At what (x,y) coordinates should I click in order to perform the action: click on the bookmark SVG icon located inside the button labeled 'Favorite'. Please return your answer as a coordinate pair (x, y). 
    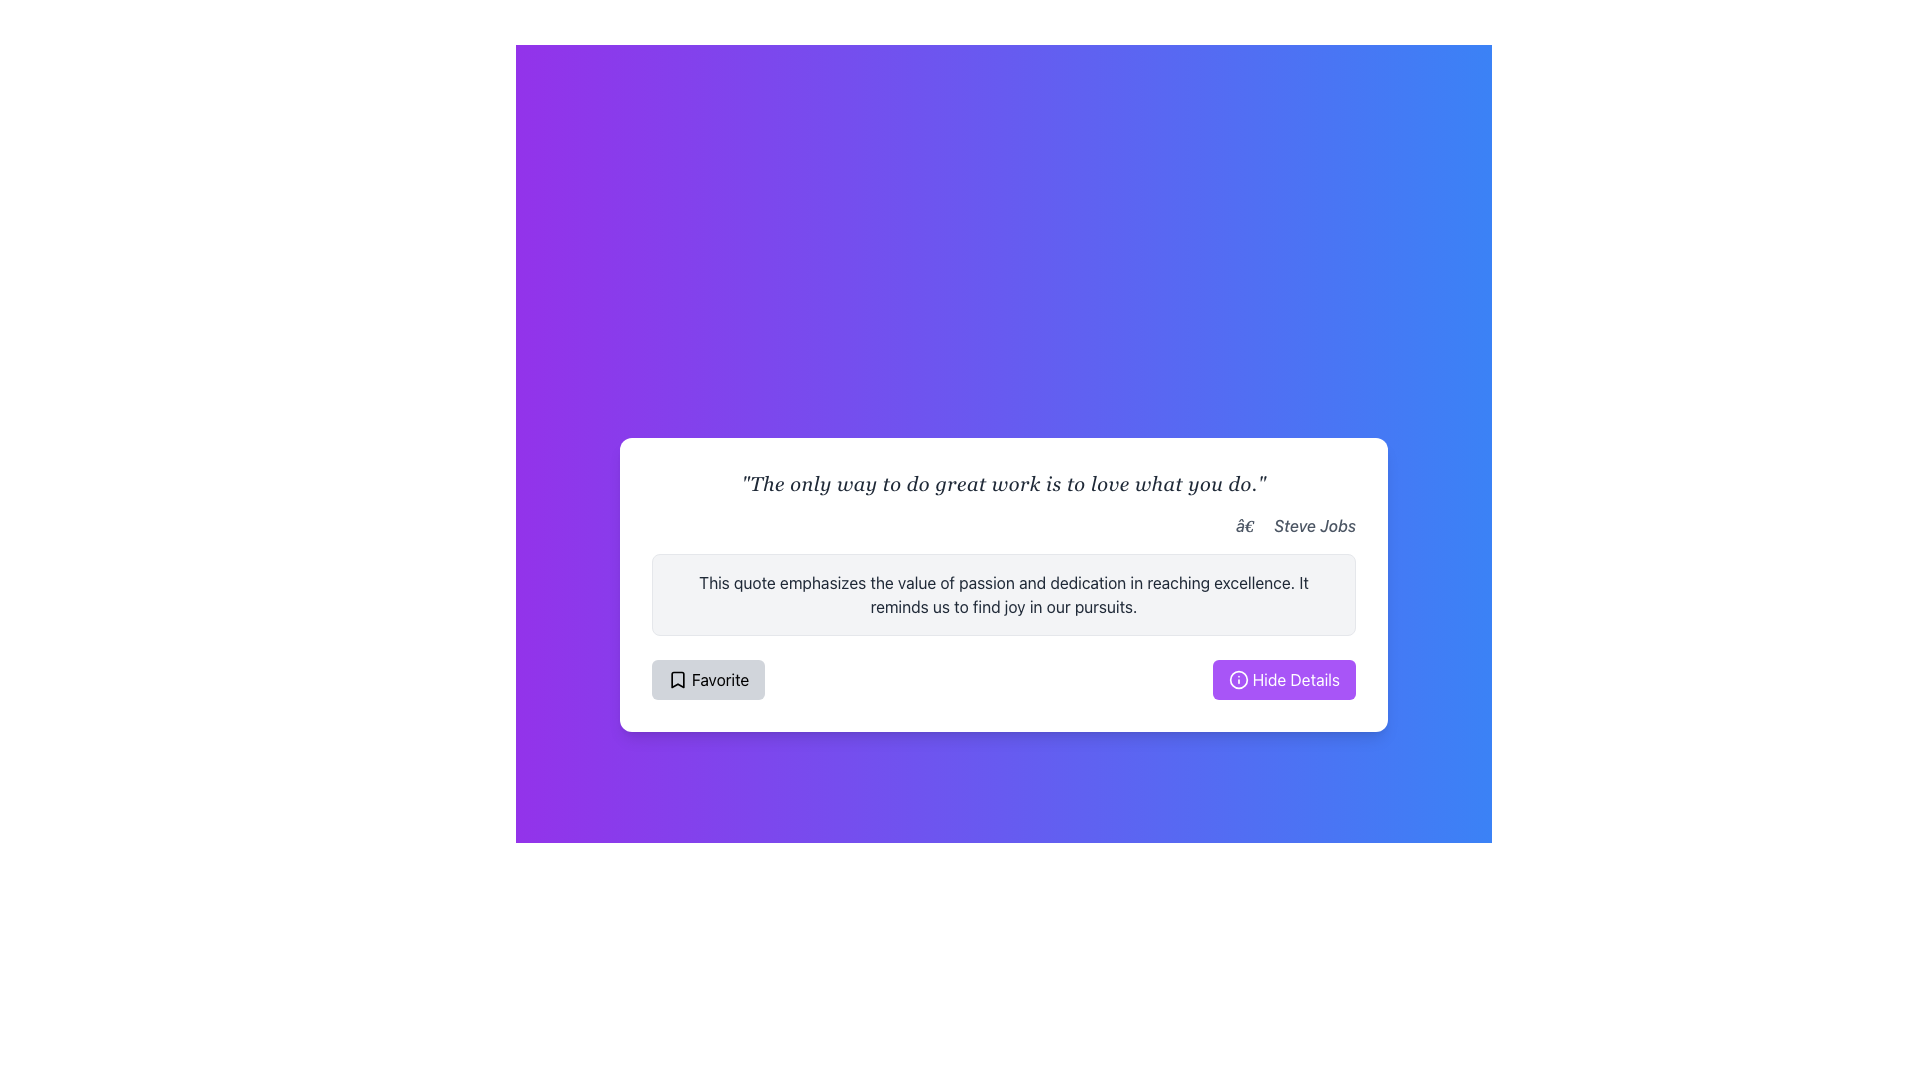
    Looking at the image, I should click on (677, 678).